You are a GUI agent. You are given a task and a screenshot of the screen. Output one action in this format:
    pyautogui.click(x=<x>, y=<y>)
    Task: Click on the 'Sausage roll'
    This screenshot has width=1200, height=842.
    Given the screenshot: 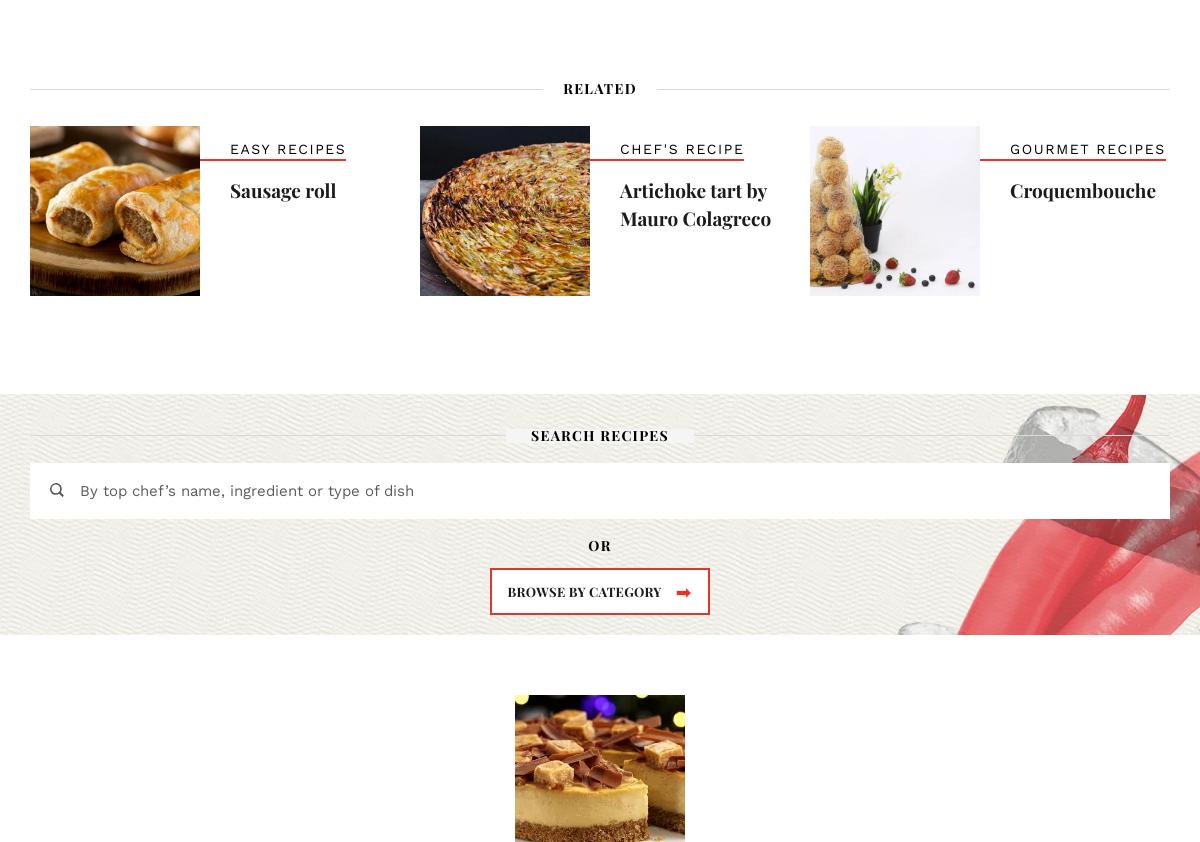 What is the action you would take?
    pyautogui.click(x=281, y=188)
    